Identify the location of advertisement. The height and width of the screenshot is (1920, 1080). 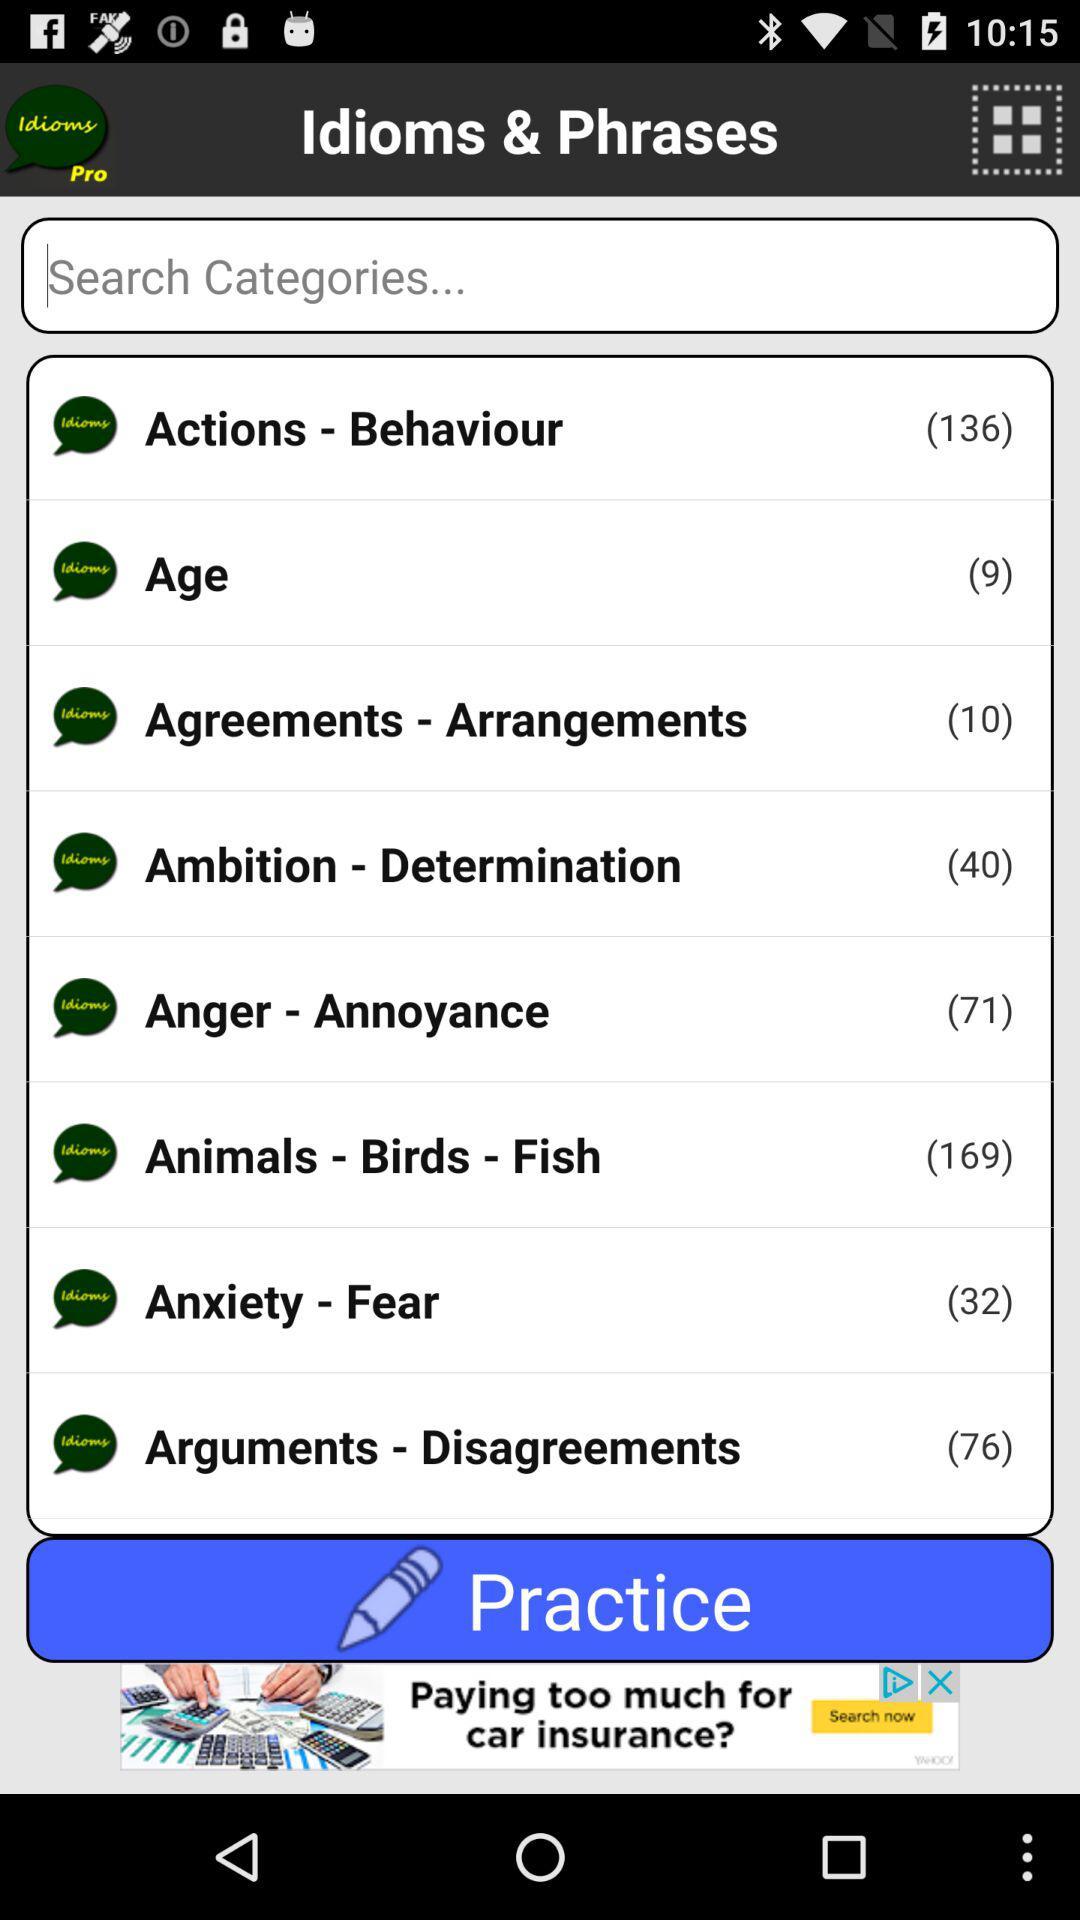
(540, 1727).